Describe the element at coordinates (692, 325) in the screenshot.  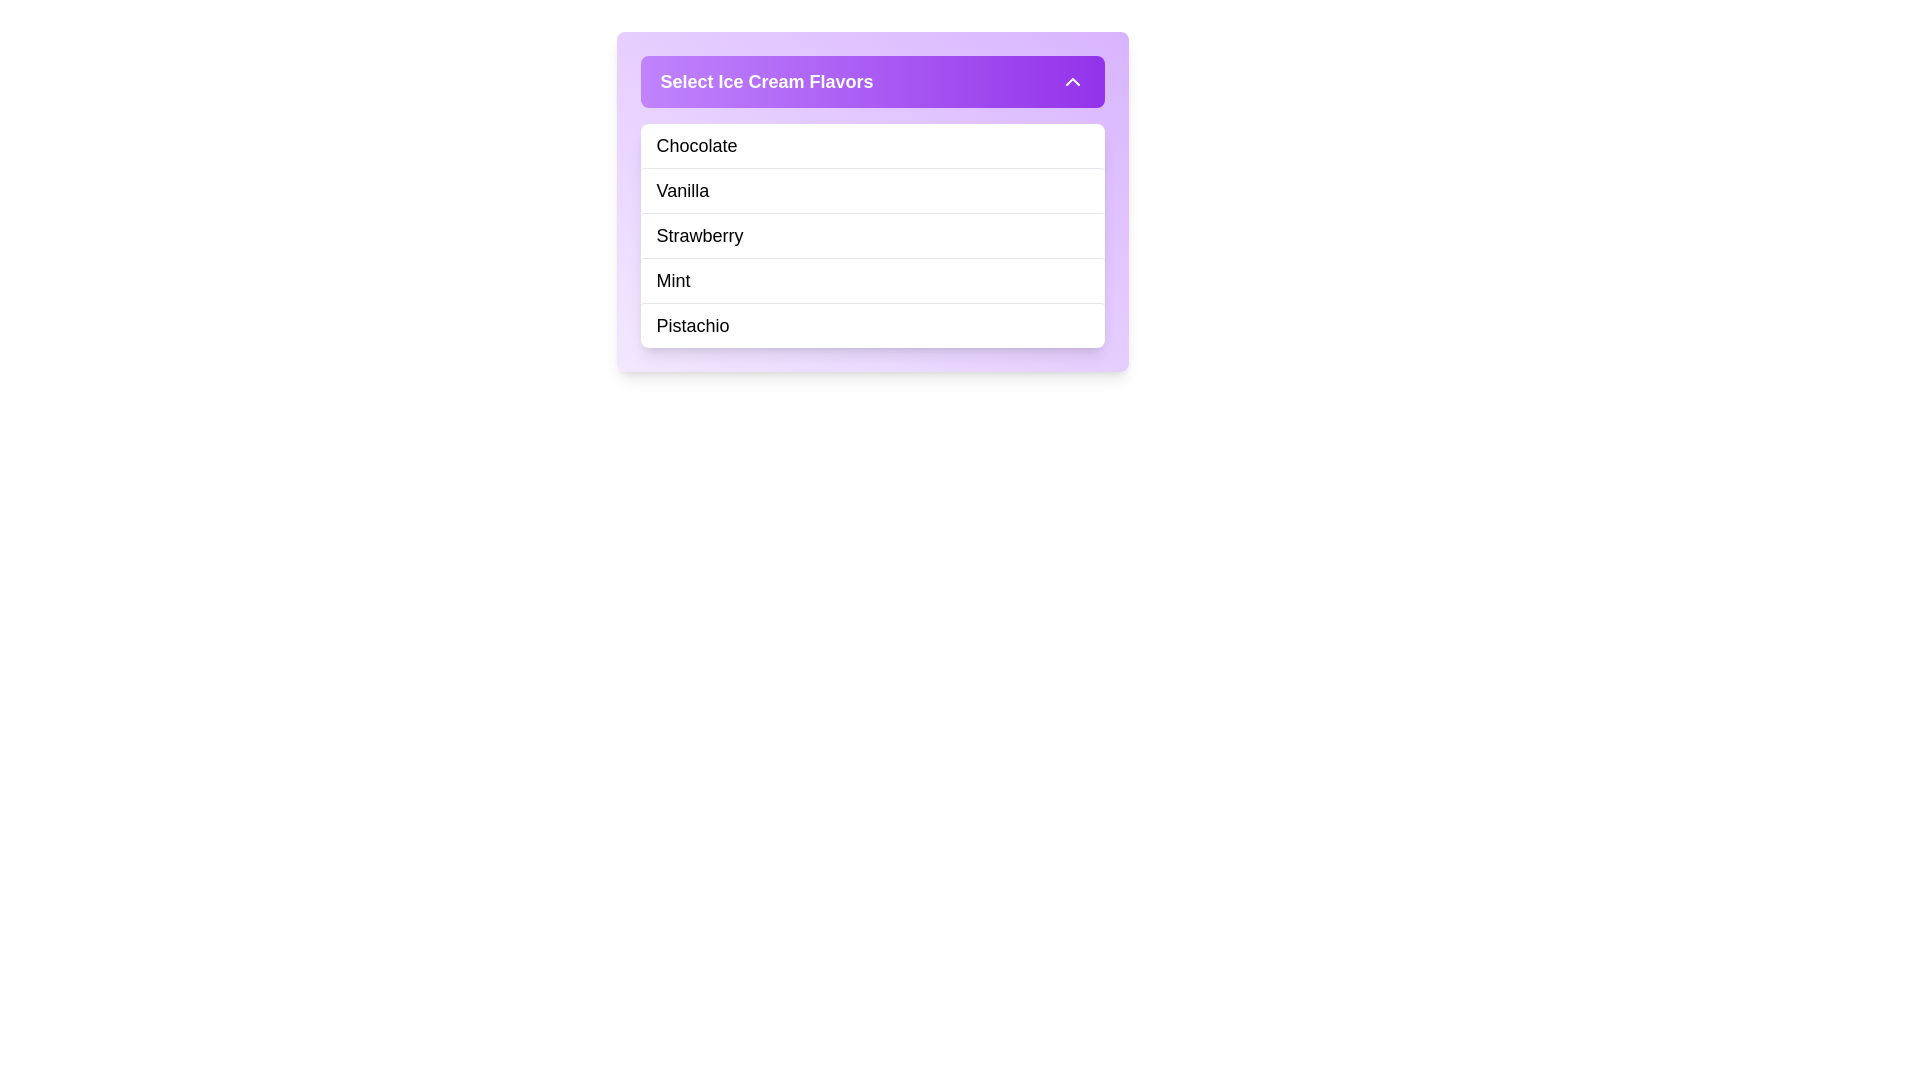
I see `text of the bold label 'Pistachio' located in the dropdown menu under 'Select Ice Cream Flavors'` at that location.